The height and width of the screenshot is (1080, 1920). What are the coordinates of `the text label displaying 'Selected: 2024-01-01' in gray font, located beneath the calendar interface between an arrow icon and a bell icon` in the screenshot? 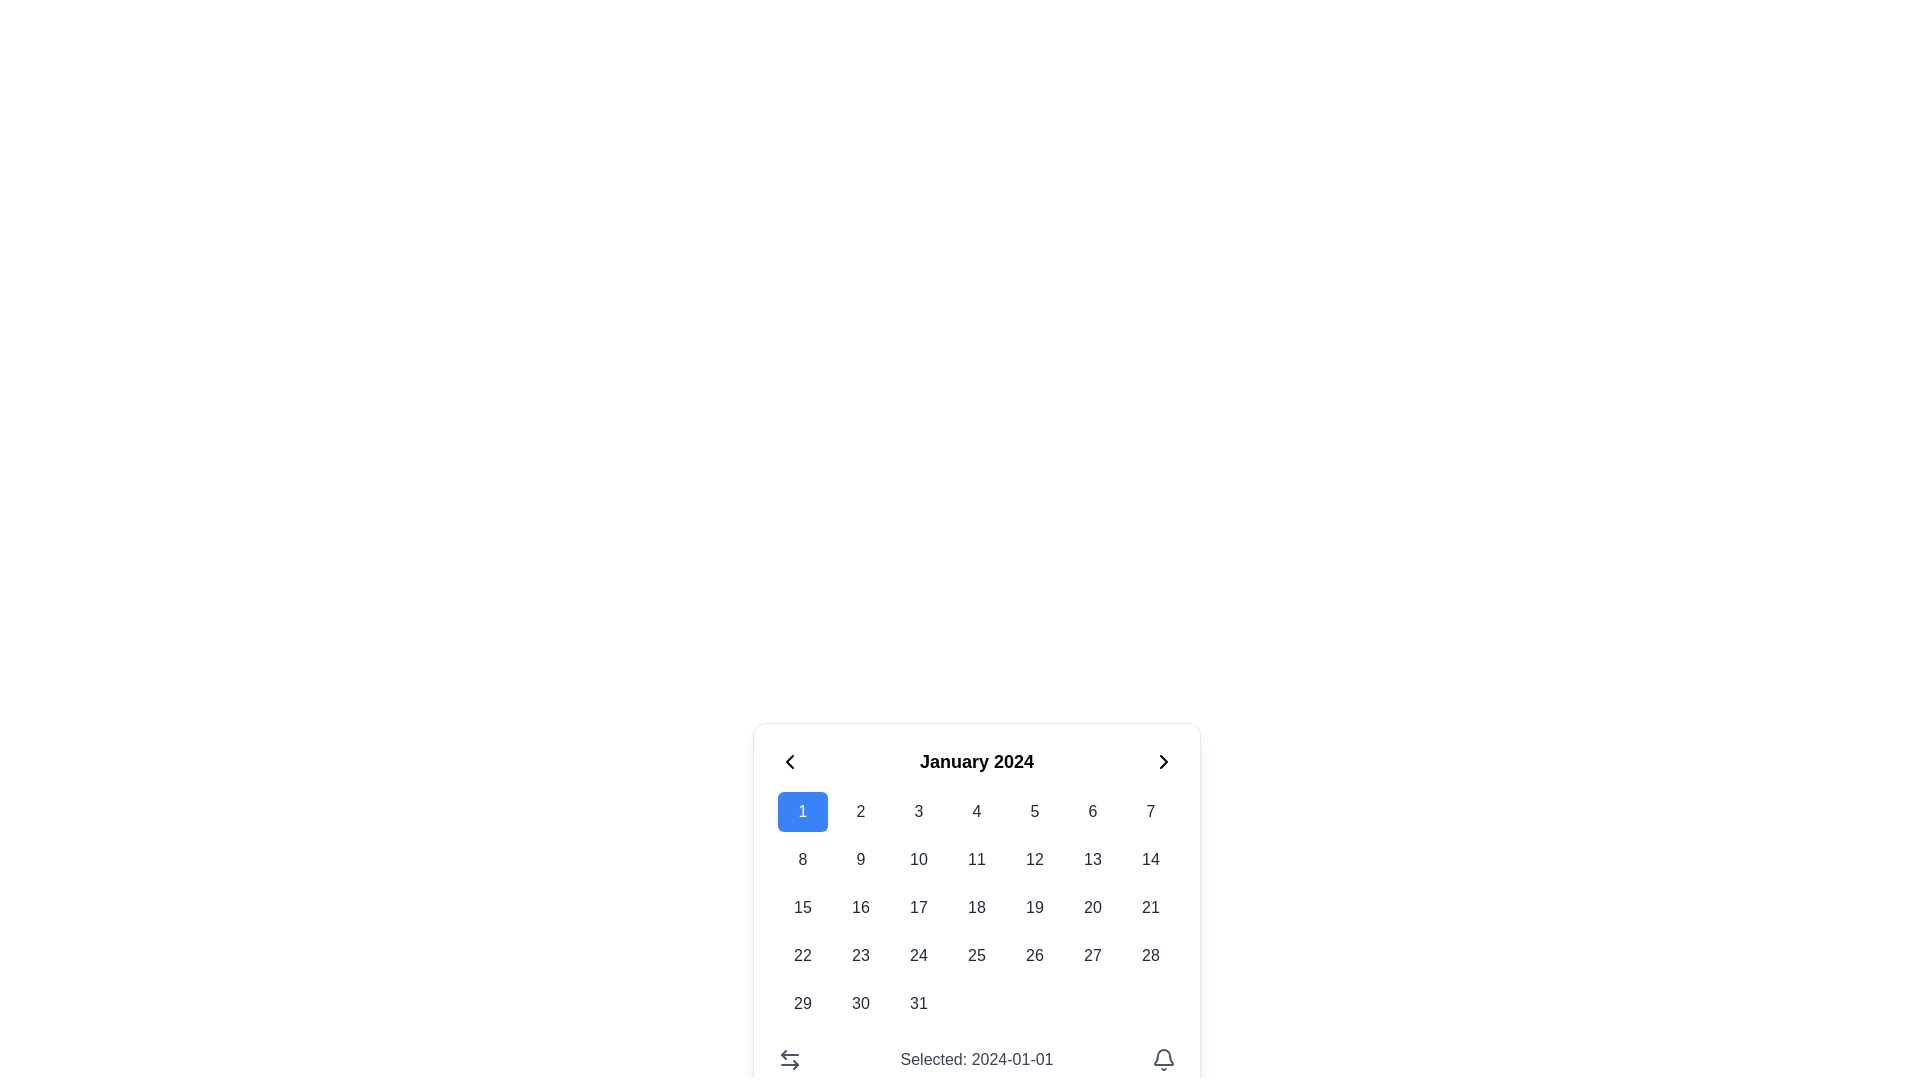 It's located at (977, 1059).